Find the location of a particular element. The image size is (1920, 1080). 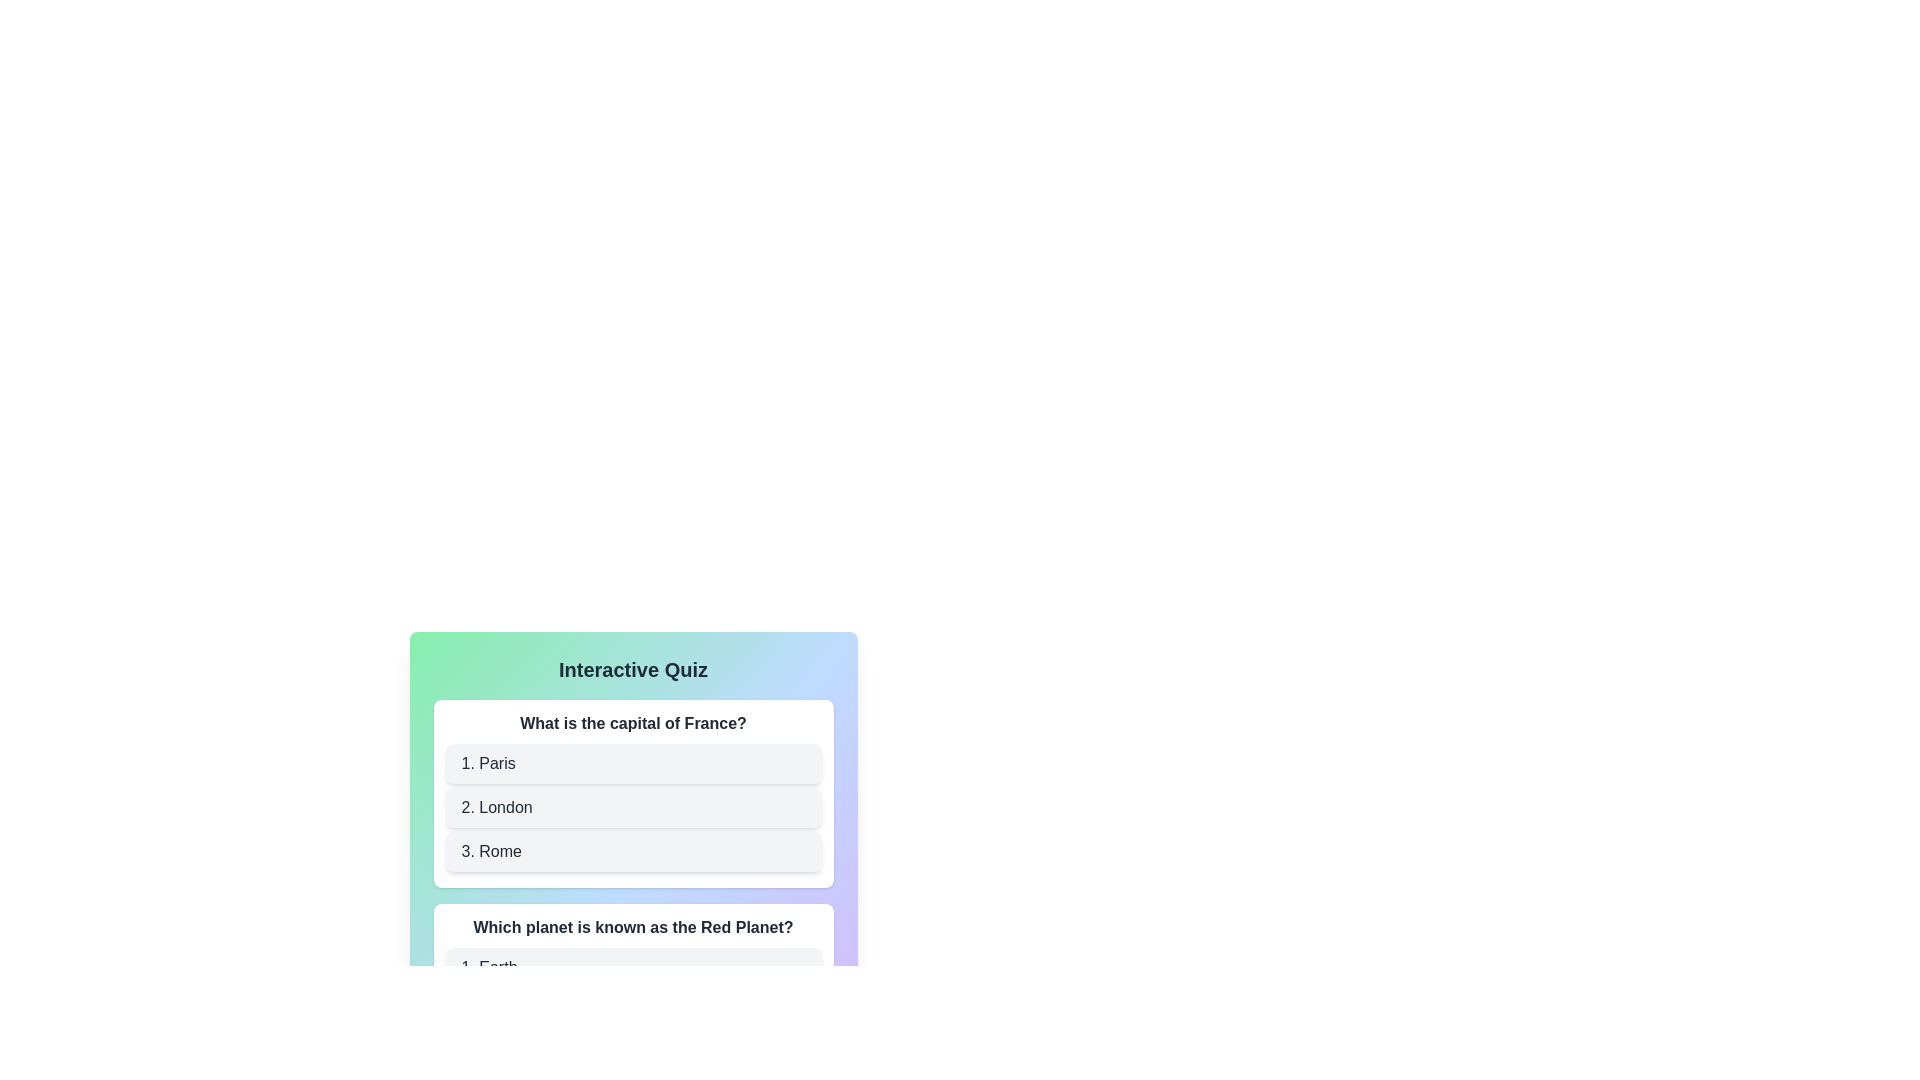

the interactive list item labeled '2. London' is located at coordinates (632, 806).